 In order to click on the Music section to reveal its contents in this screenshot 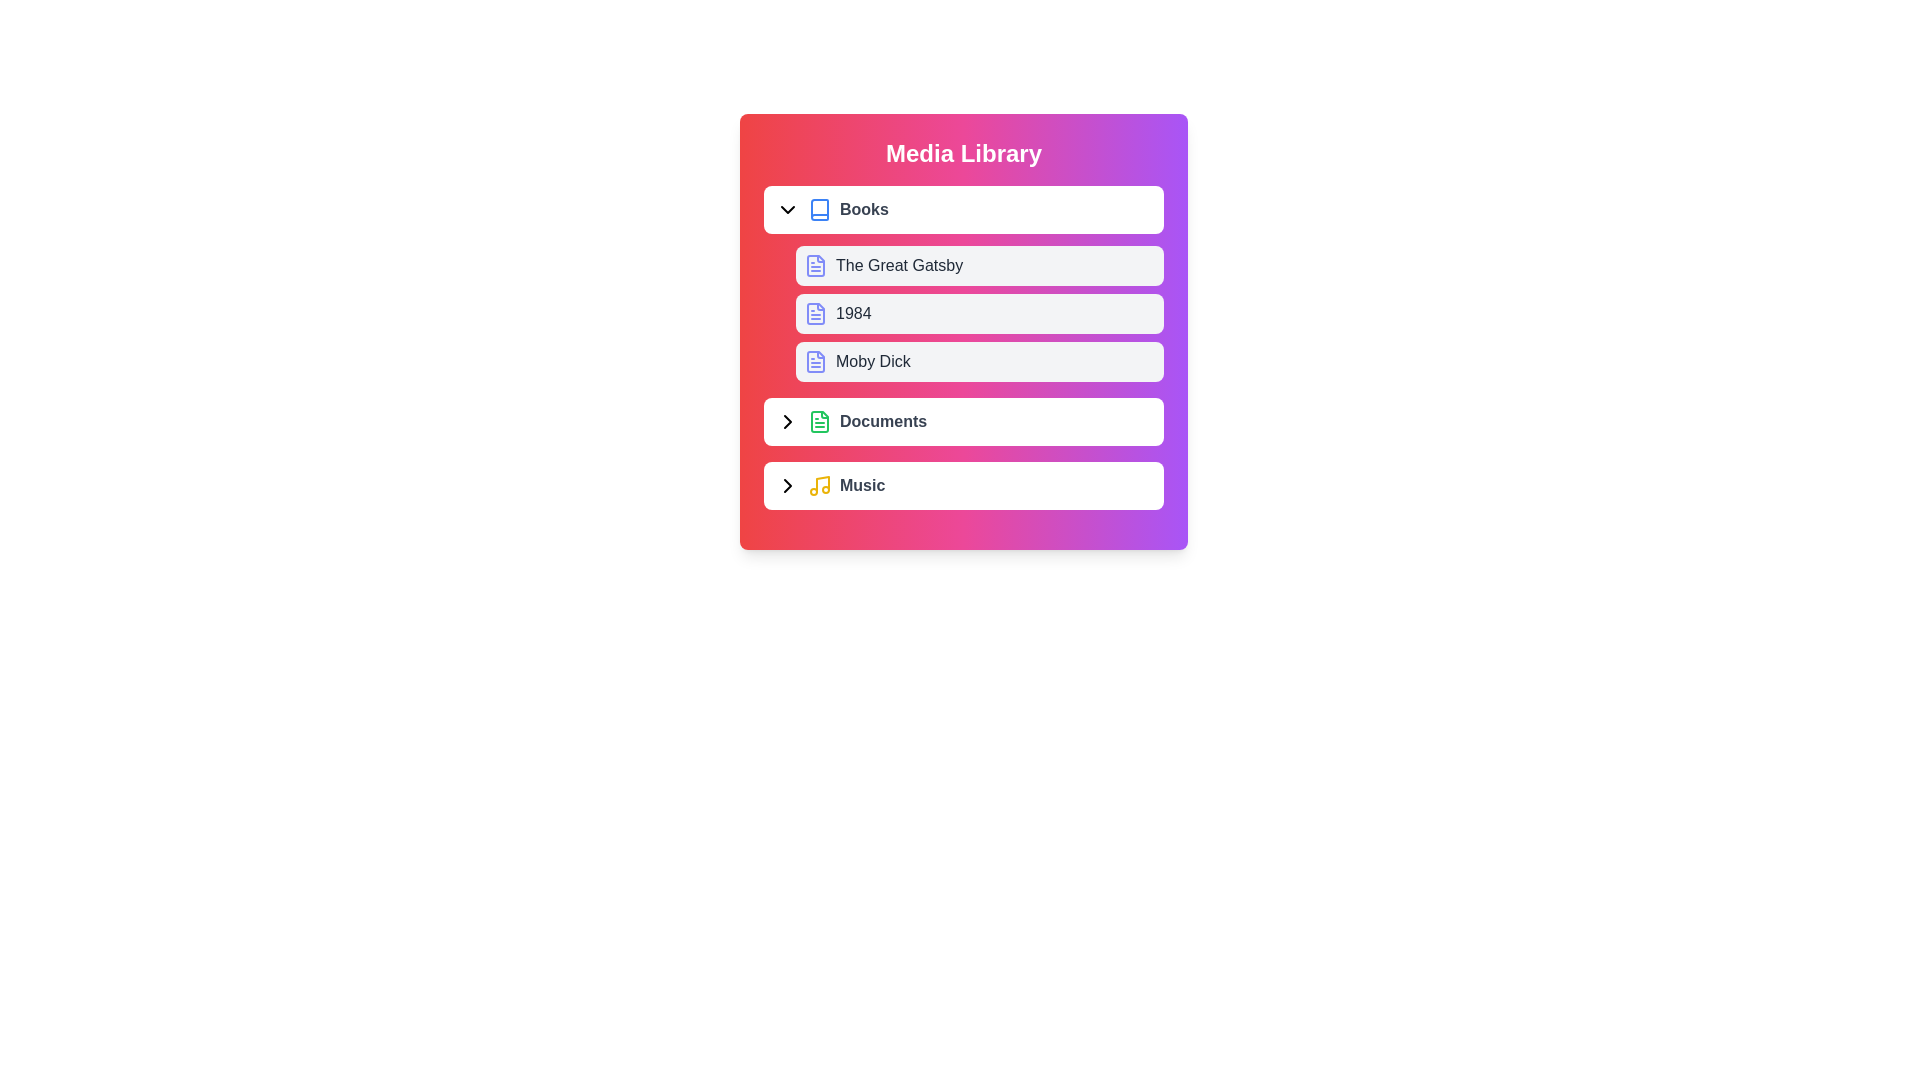, I will do `click(964, 486)`.